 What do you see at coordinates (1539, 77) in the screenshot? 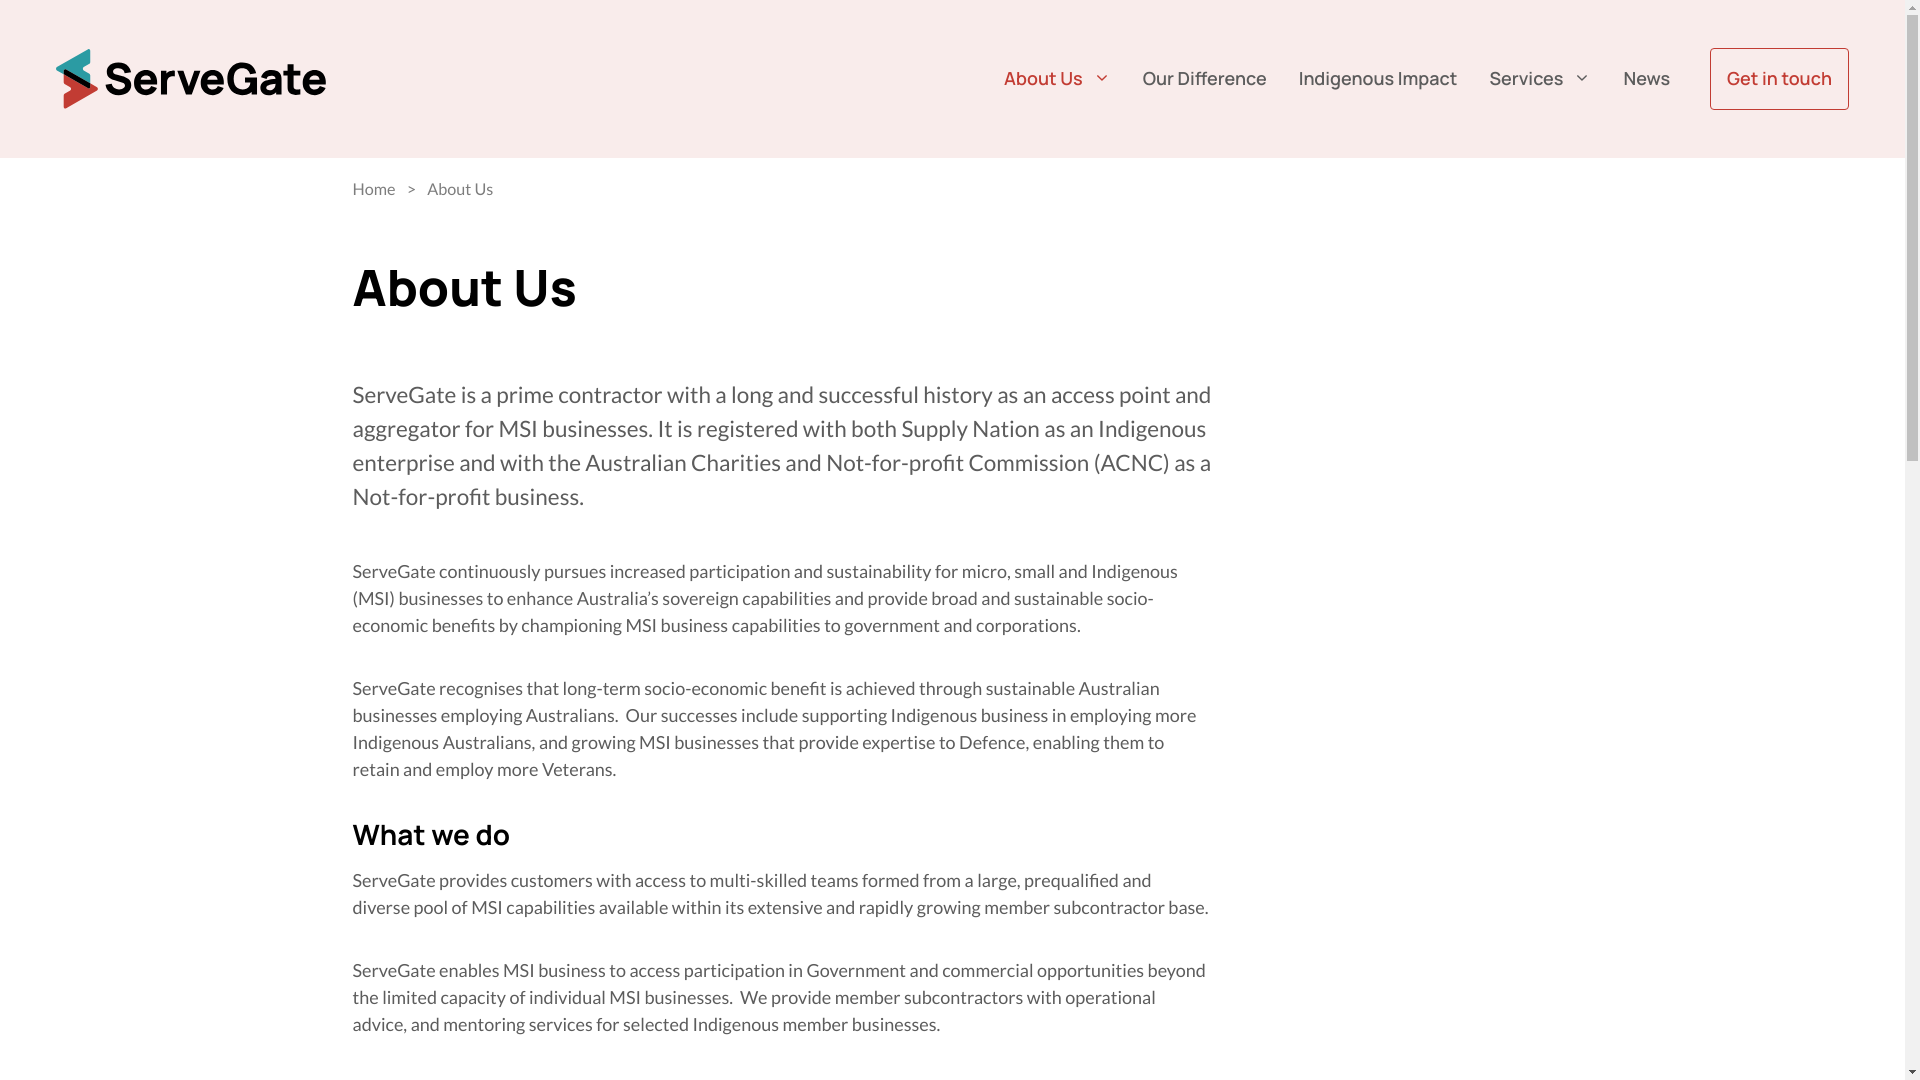
I see `'Services'` at bounding box center [1539, 77].